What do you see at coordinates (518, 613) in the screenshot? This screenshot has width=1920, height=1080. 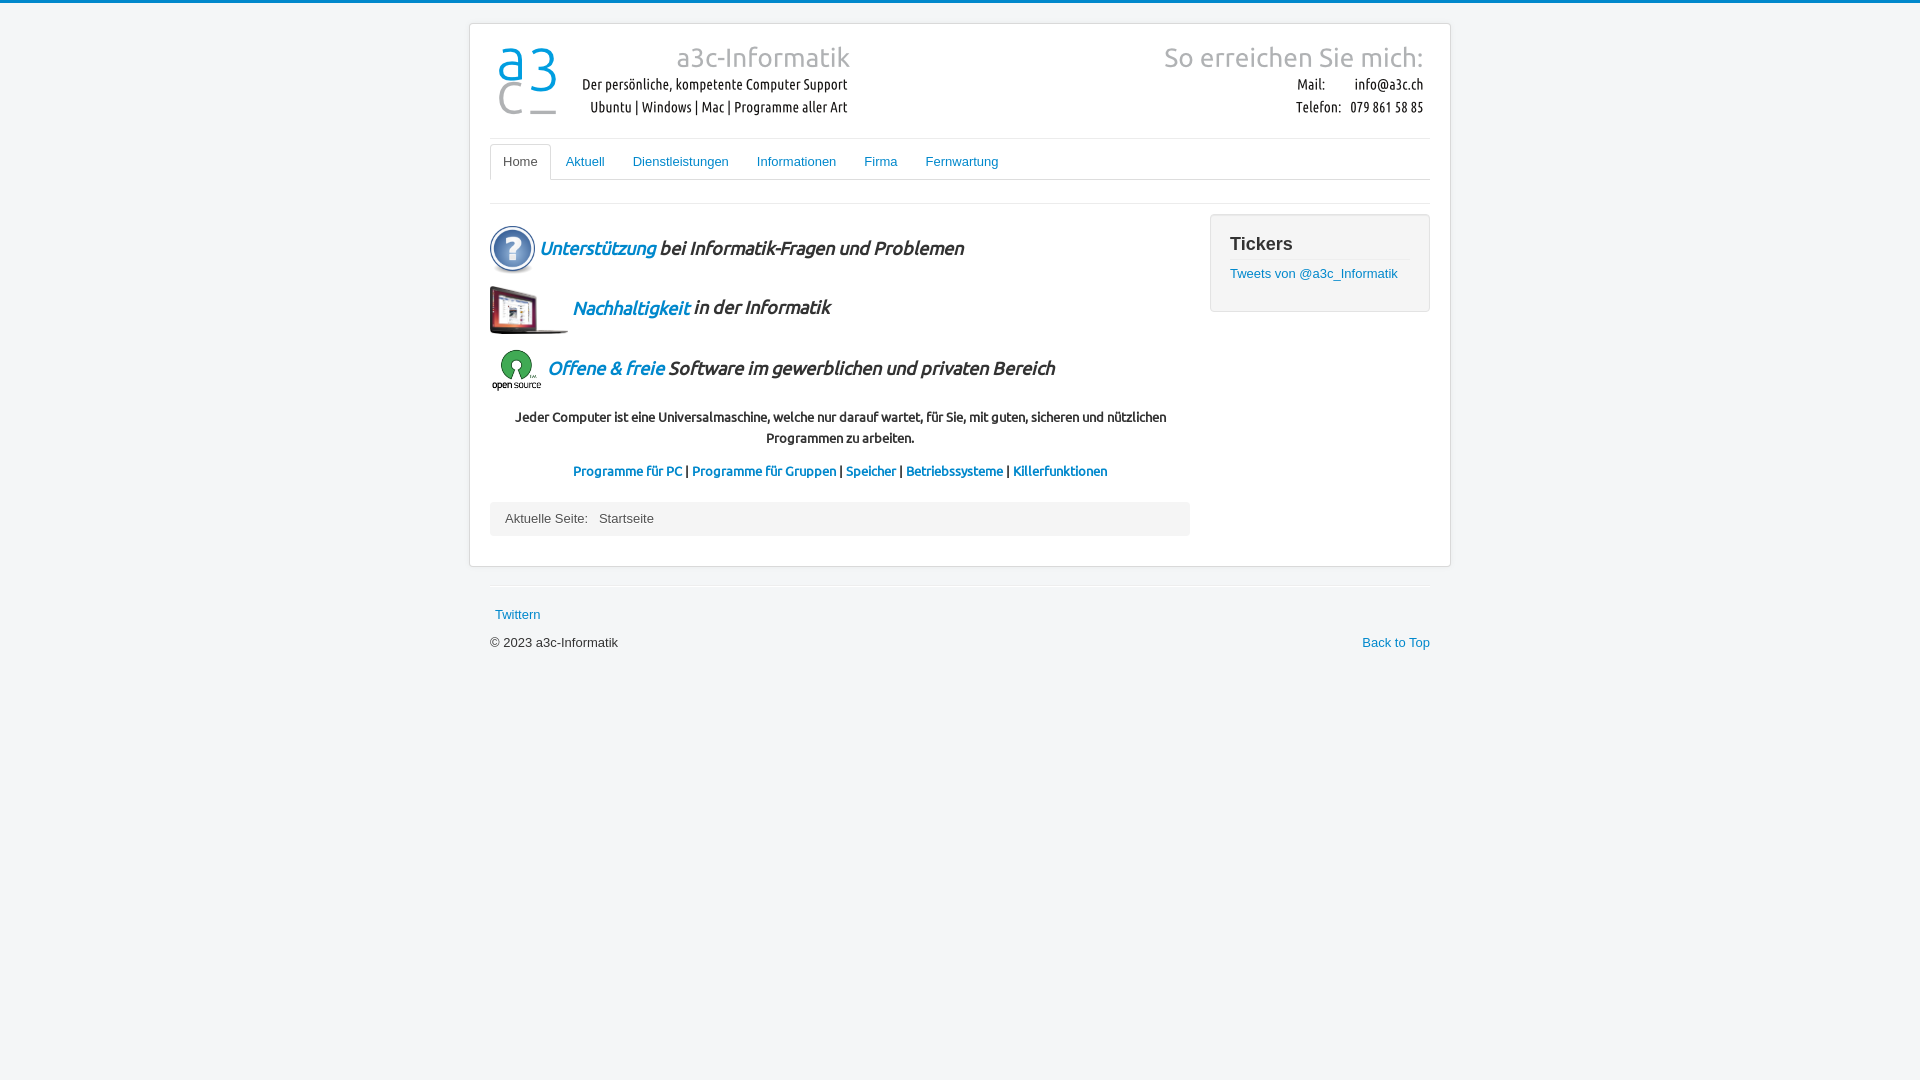 I see `'Twittern'` at bounding box center [518, 613].